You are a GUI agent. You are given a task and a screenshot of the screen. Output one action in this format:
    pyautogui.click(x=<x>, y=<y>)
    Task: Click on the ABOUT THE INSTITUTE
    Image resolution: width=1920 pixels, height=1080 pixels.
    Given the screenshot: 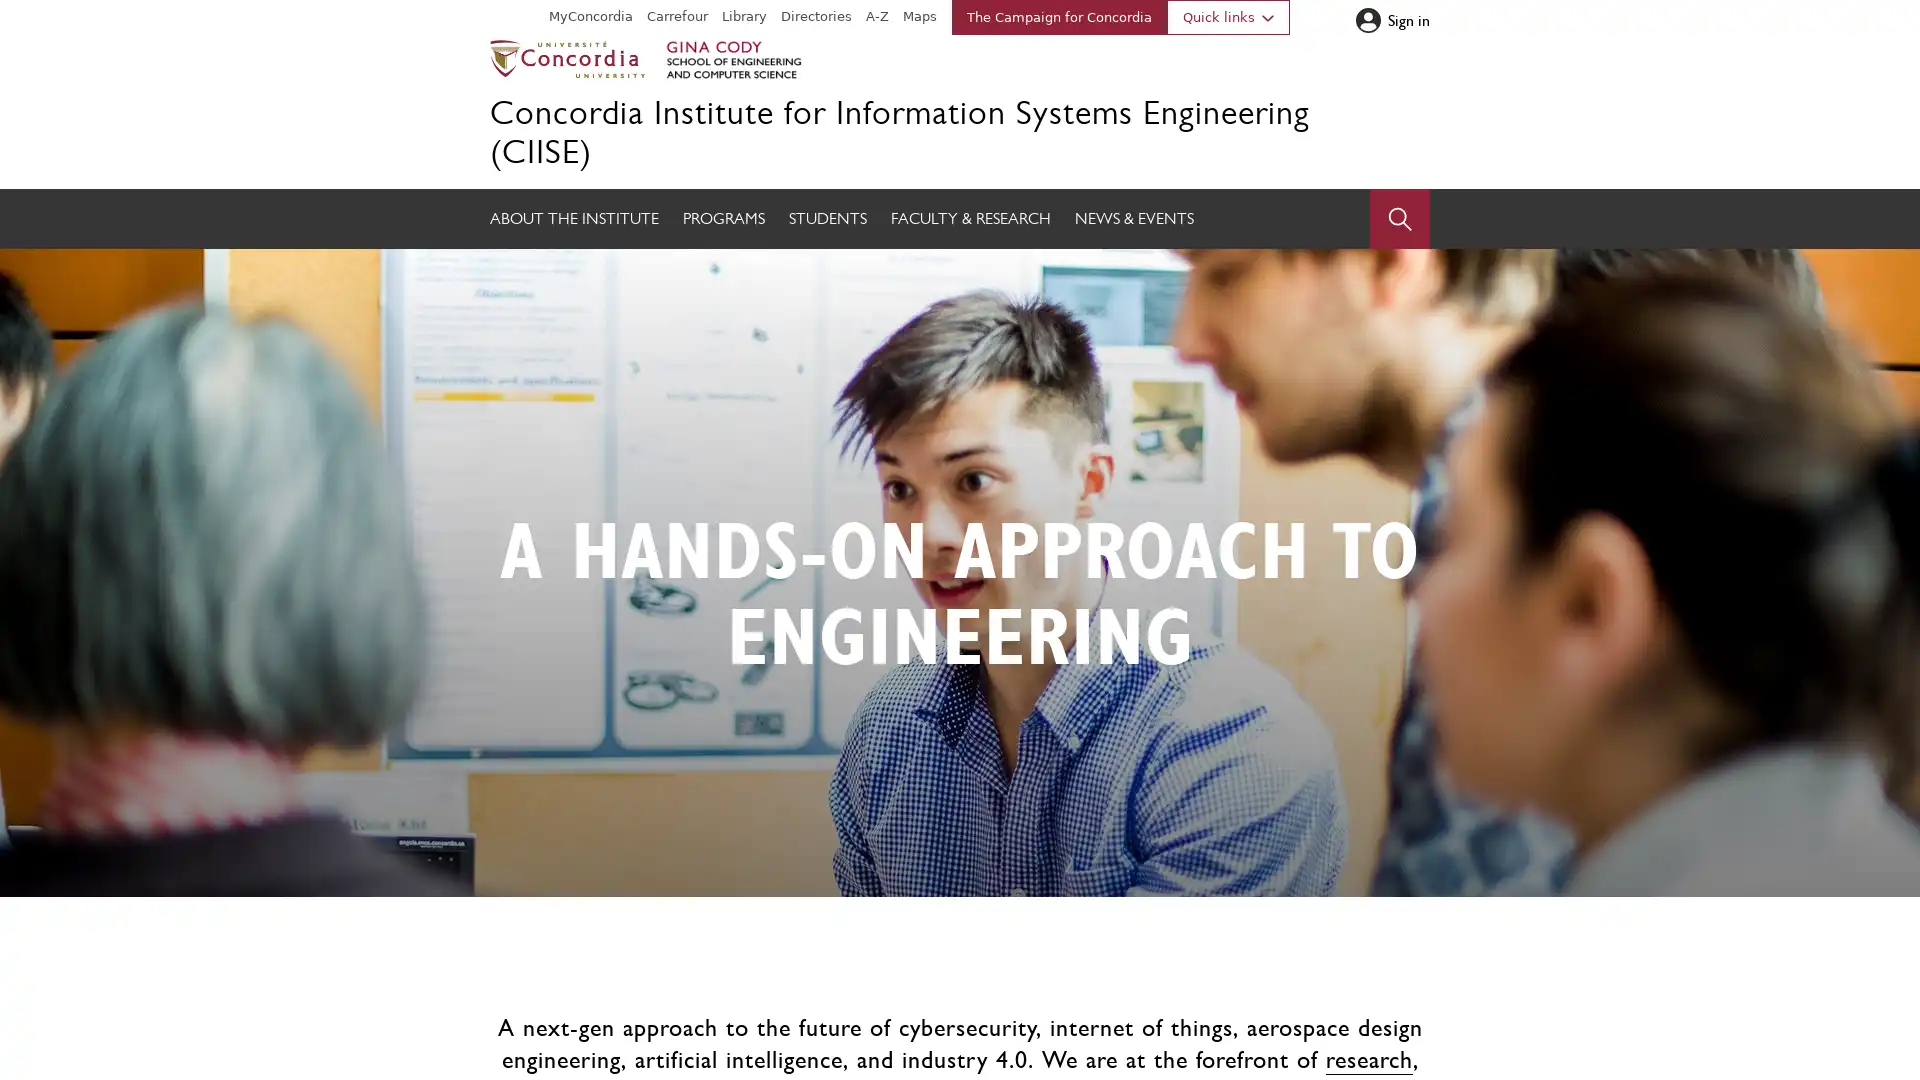 What is the action you would take?
    pyautogui.click(x=573, y=219)
    